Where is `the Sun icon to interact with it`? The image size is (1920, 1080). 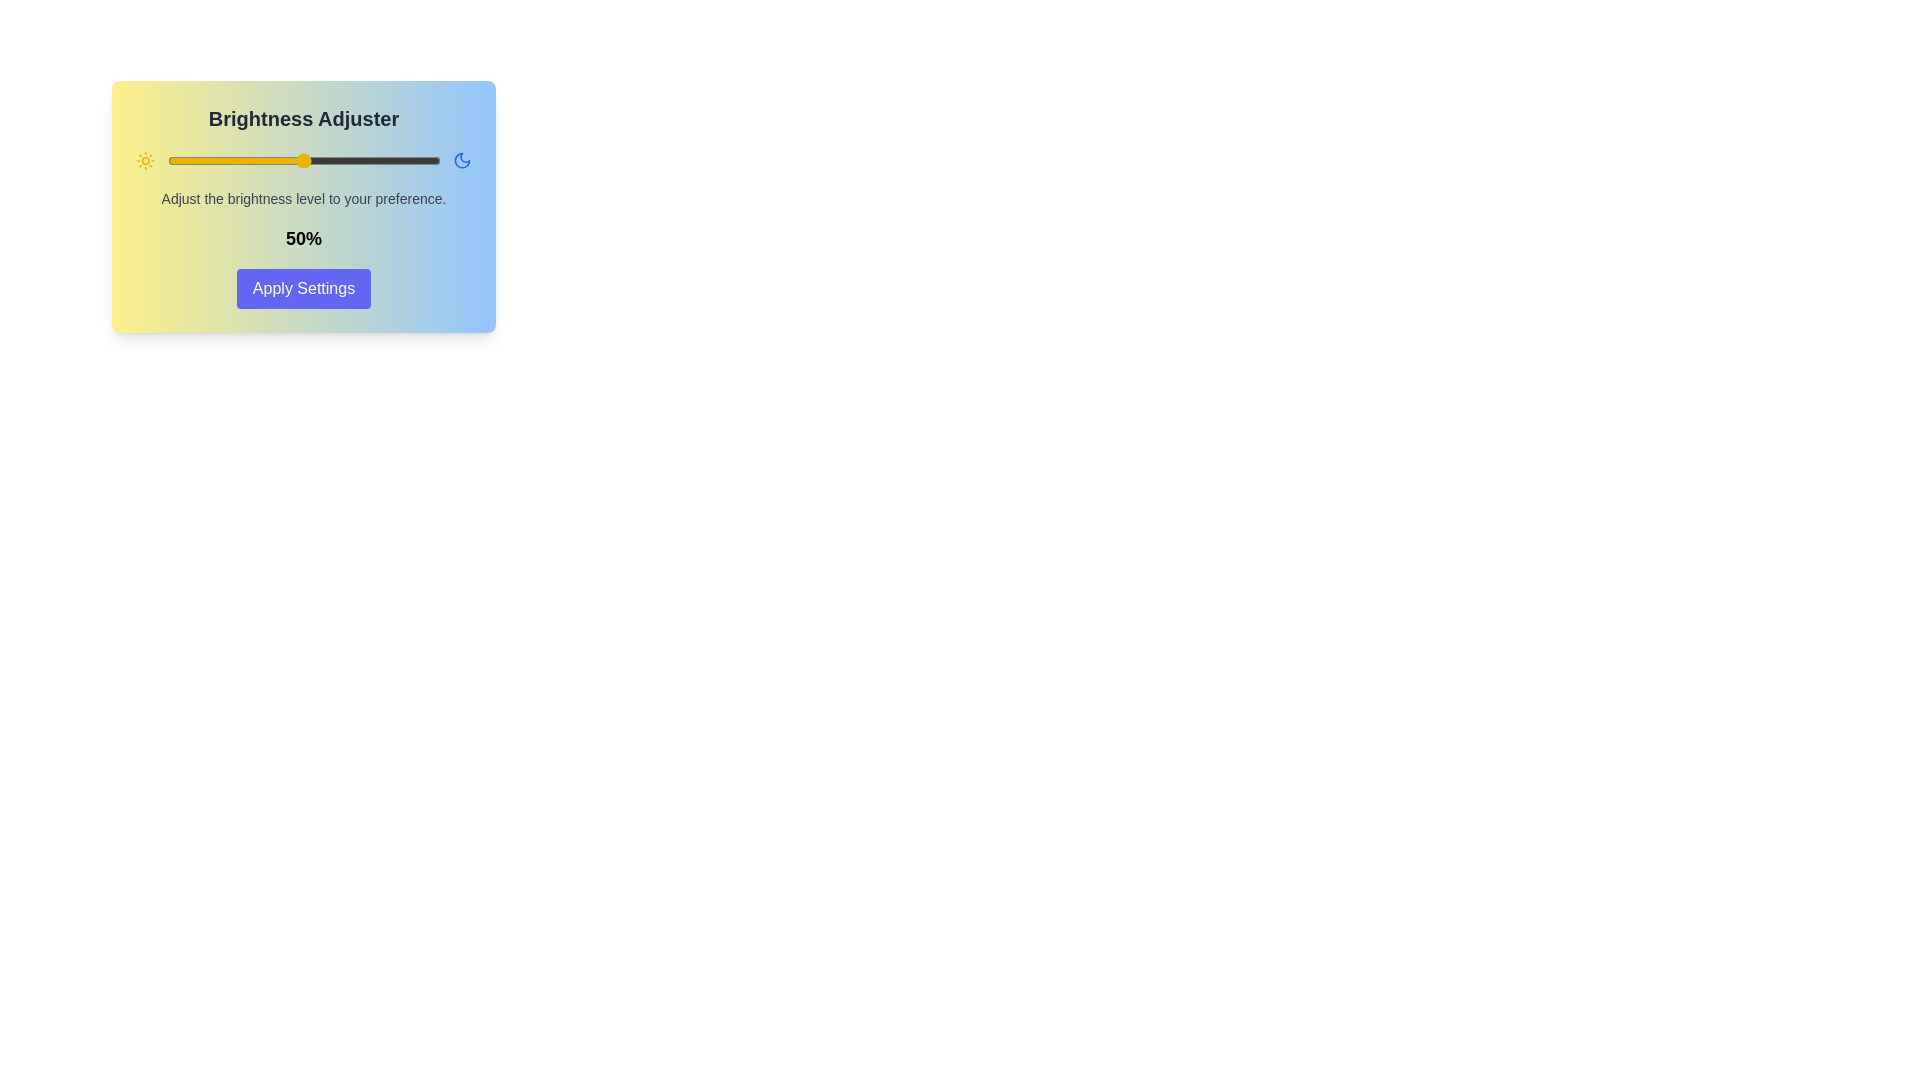
the Sun icon to interact with it is located at coordinates (144, 160).